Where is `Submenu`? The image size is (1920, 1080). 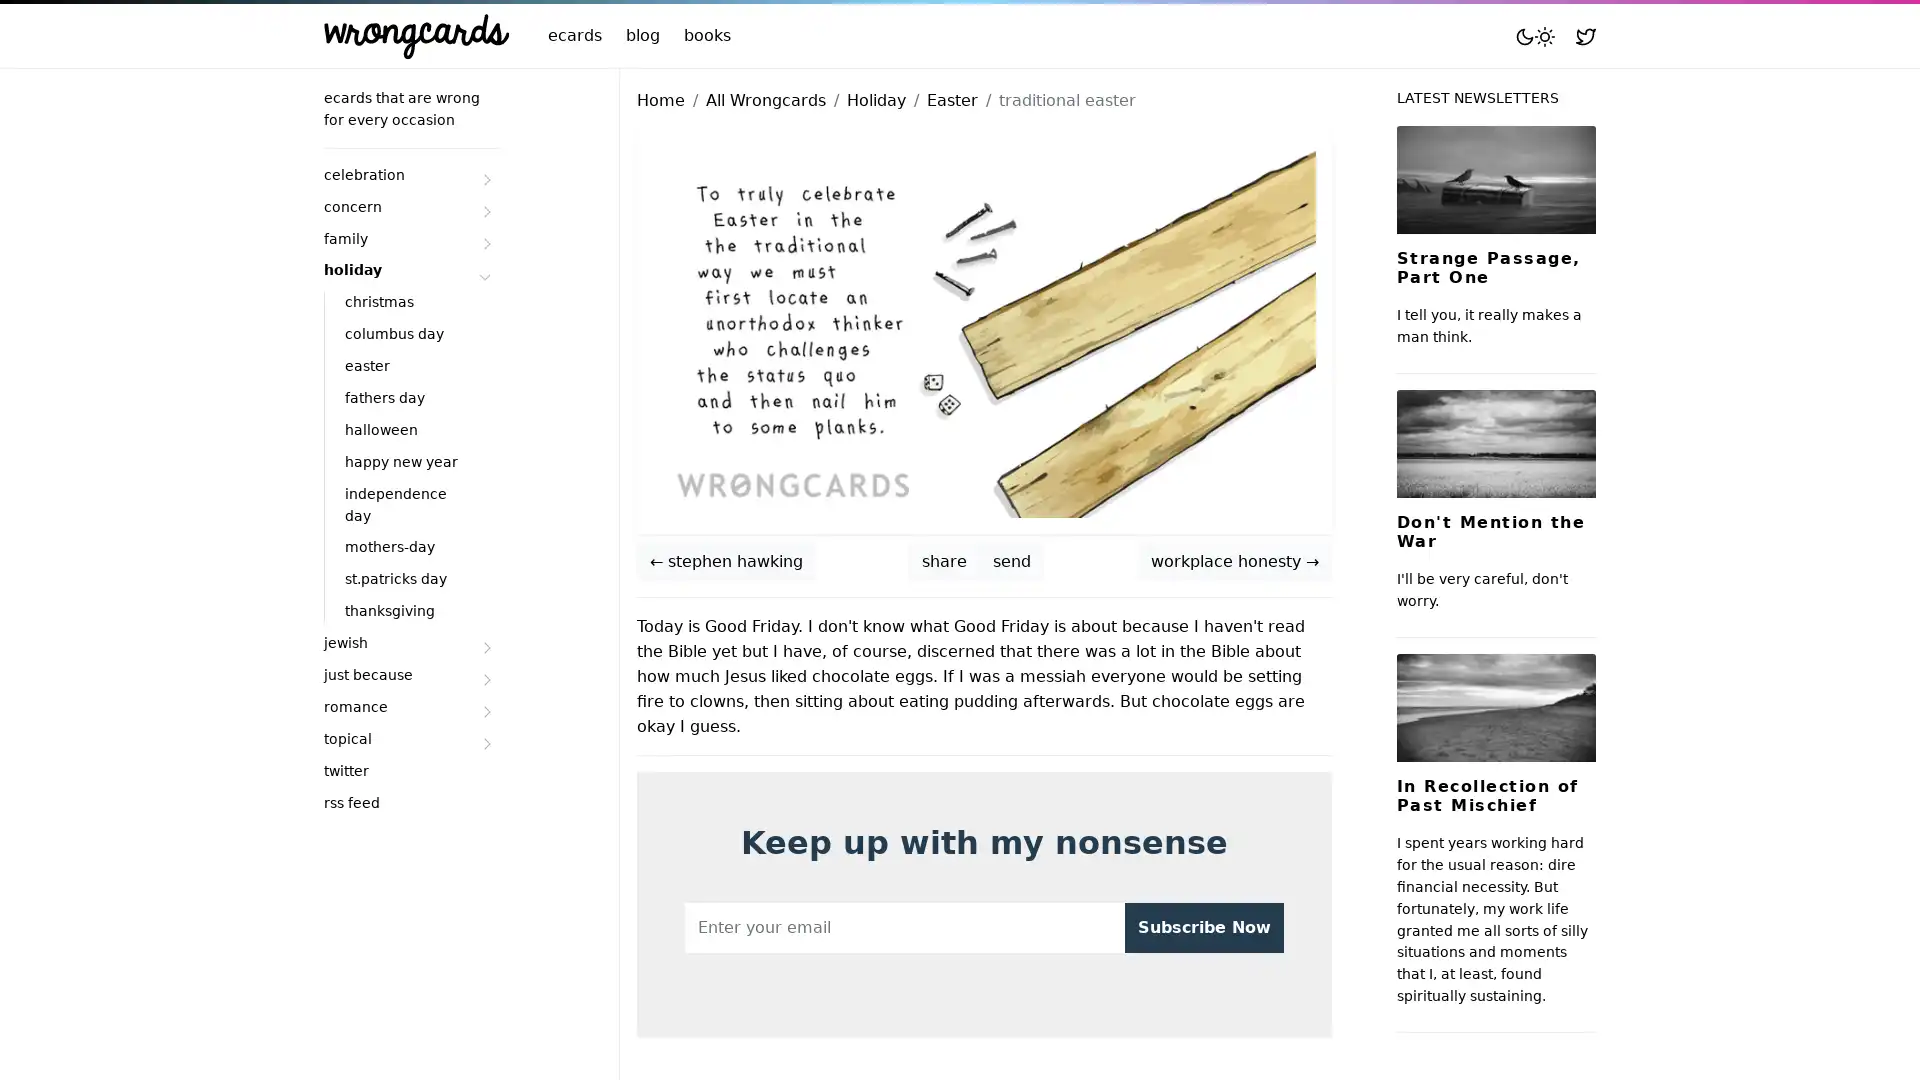 Submenu is located at coordinates (484, 211).